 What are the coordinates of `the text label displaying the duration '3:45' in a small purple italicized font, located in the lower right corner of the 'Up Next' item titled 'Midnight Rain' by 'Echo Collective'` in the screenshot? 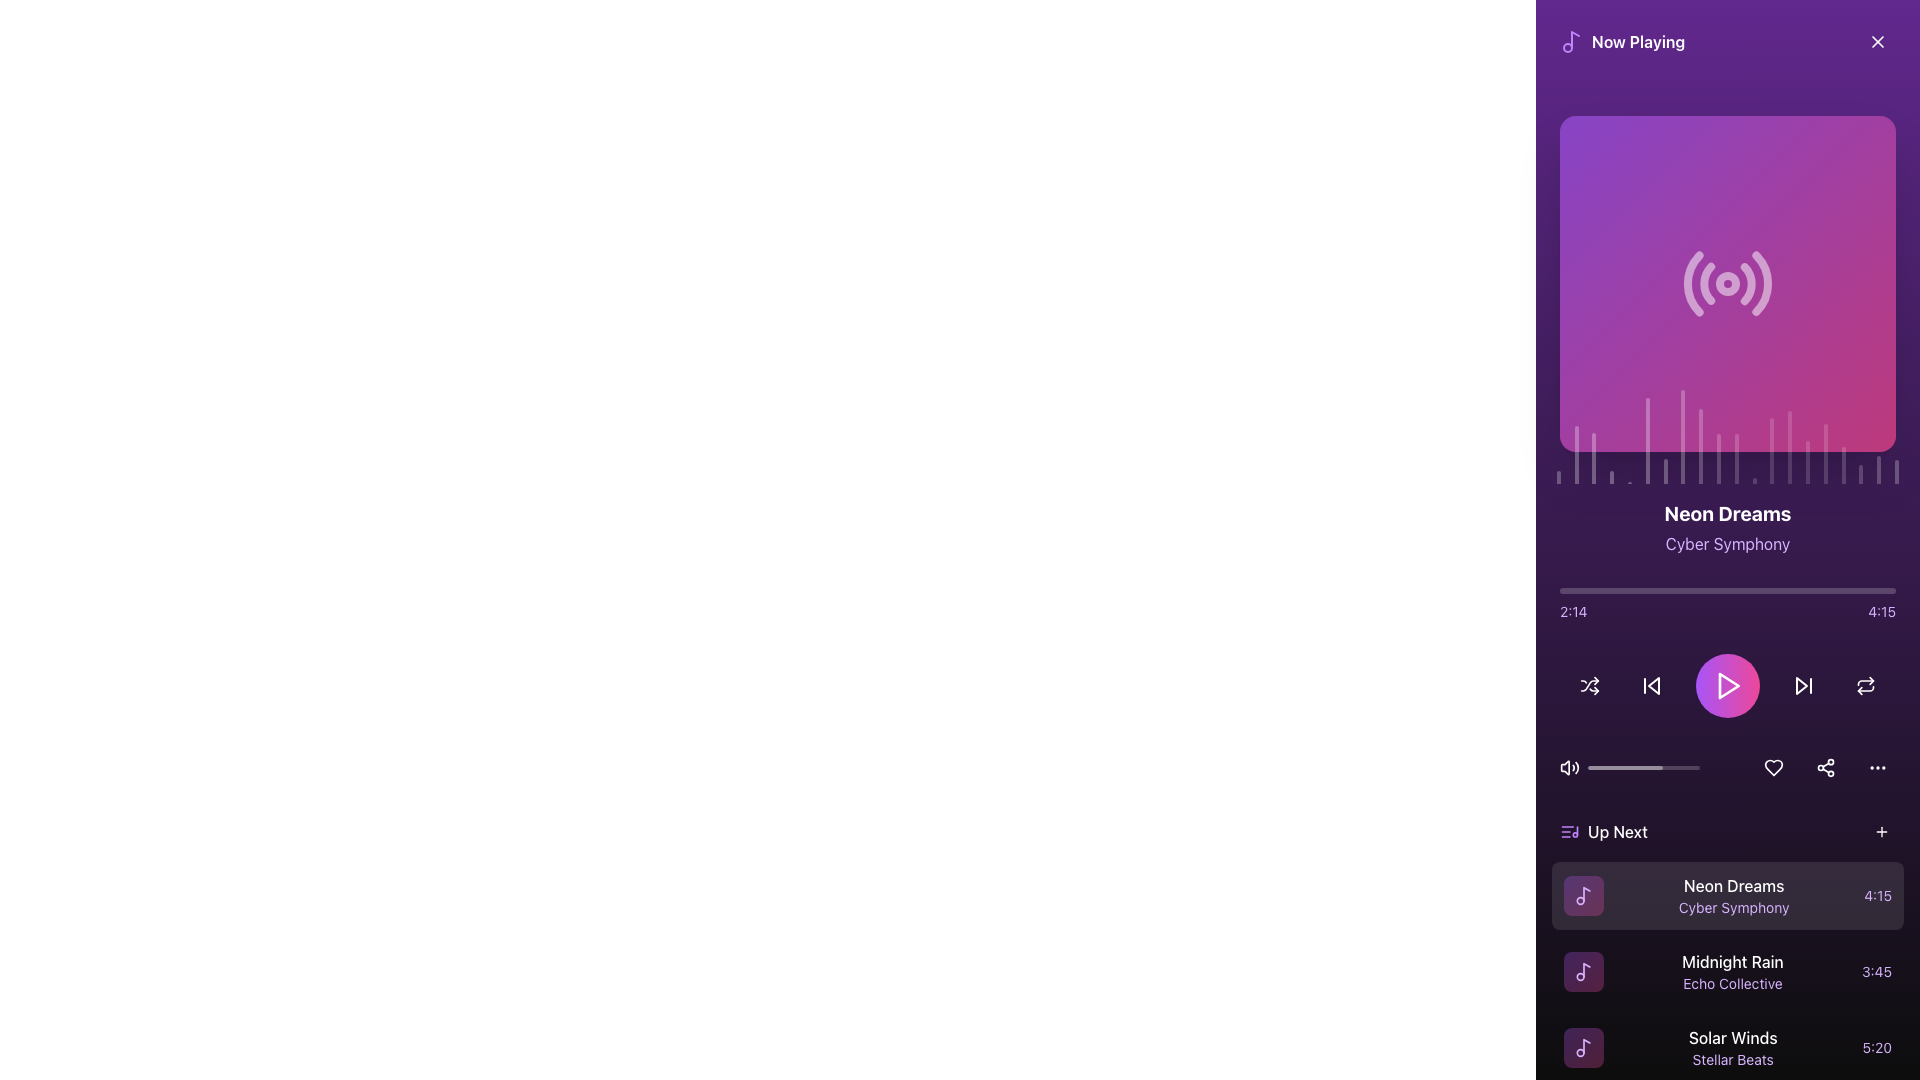 It's located at (1875, 971).